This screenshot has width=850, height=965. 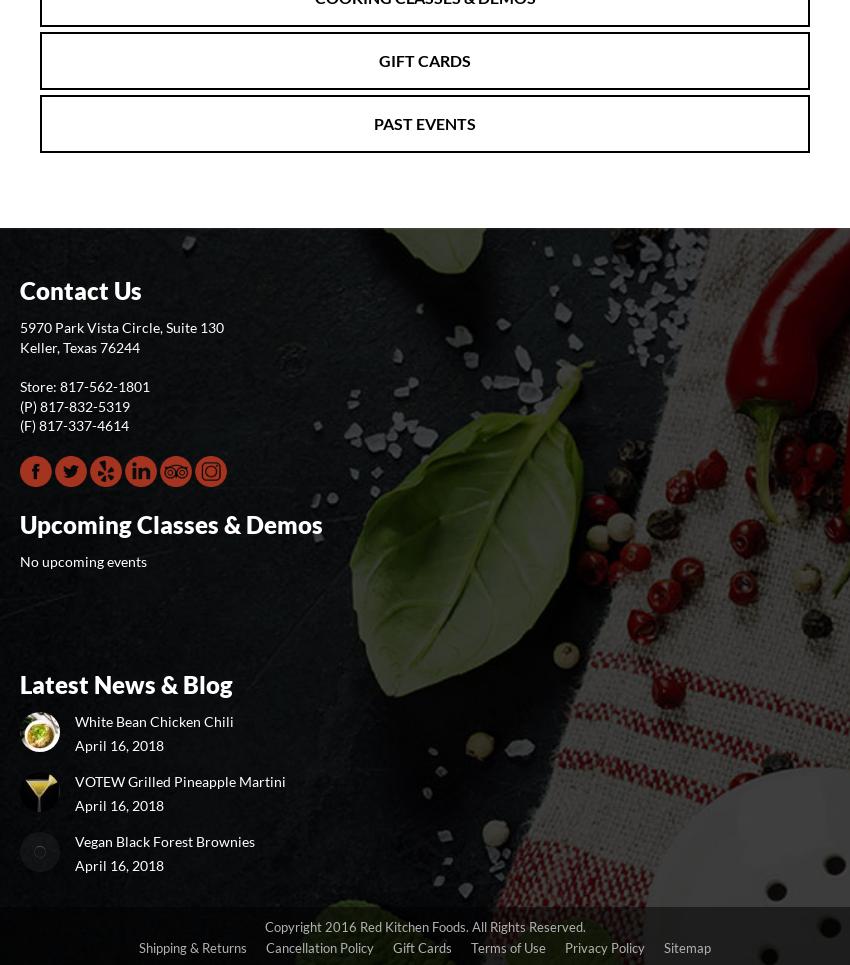 I want to click on 'Upcoming Classes & Demos', so click(x=18, y=522).